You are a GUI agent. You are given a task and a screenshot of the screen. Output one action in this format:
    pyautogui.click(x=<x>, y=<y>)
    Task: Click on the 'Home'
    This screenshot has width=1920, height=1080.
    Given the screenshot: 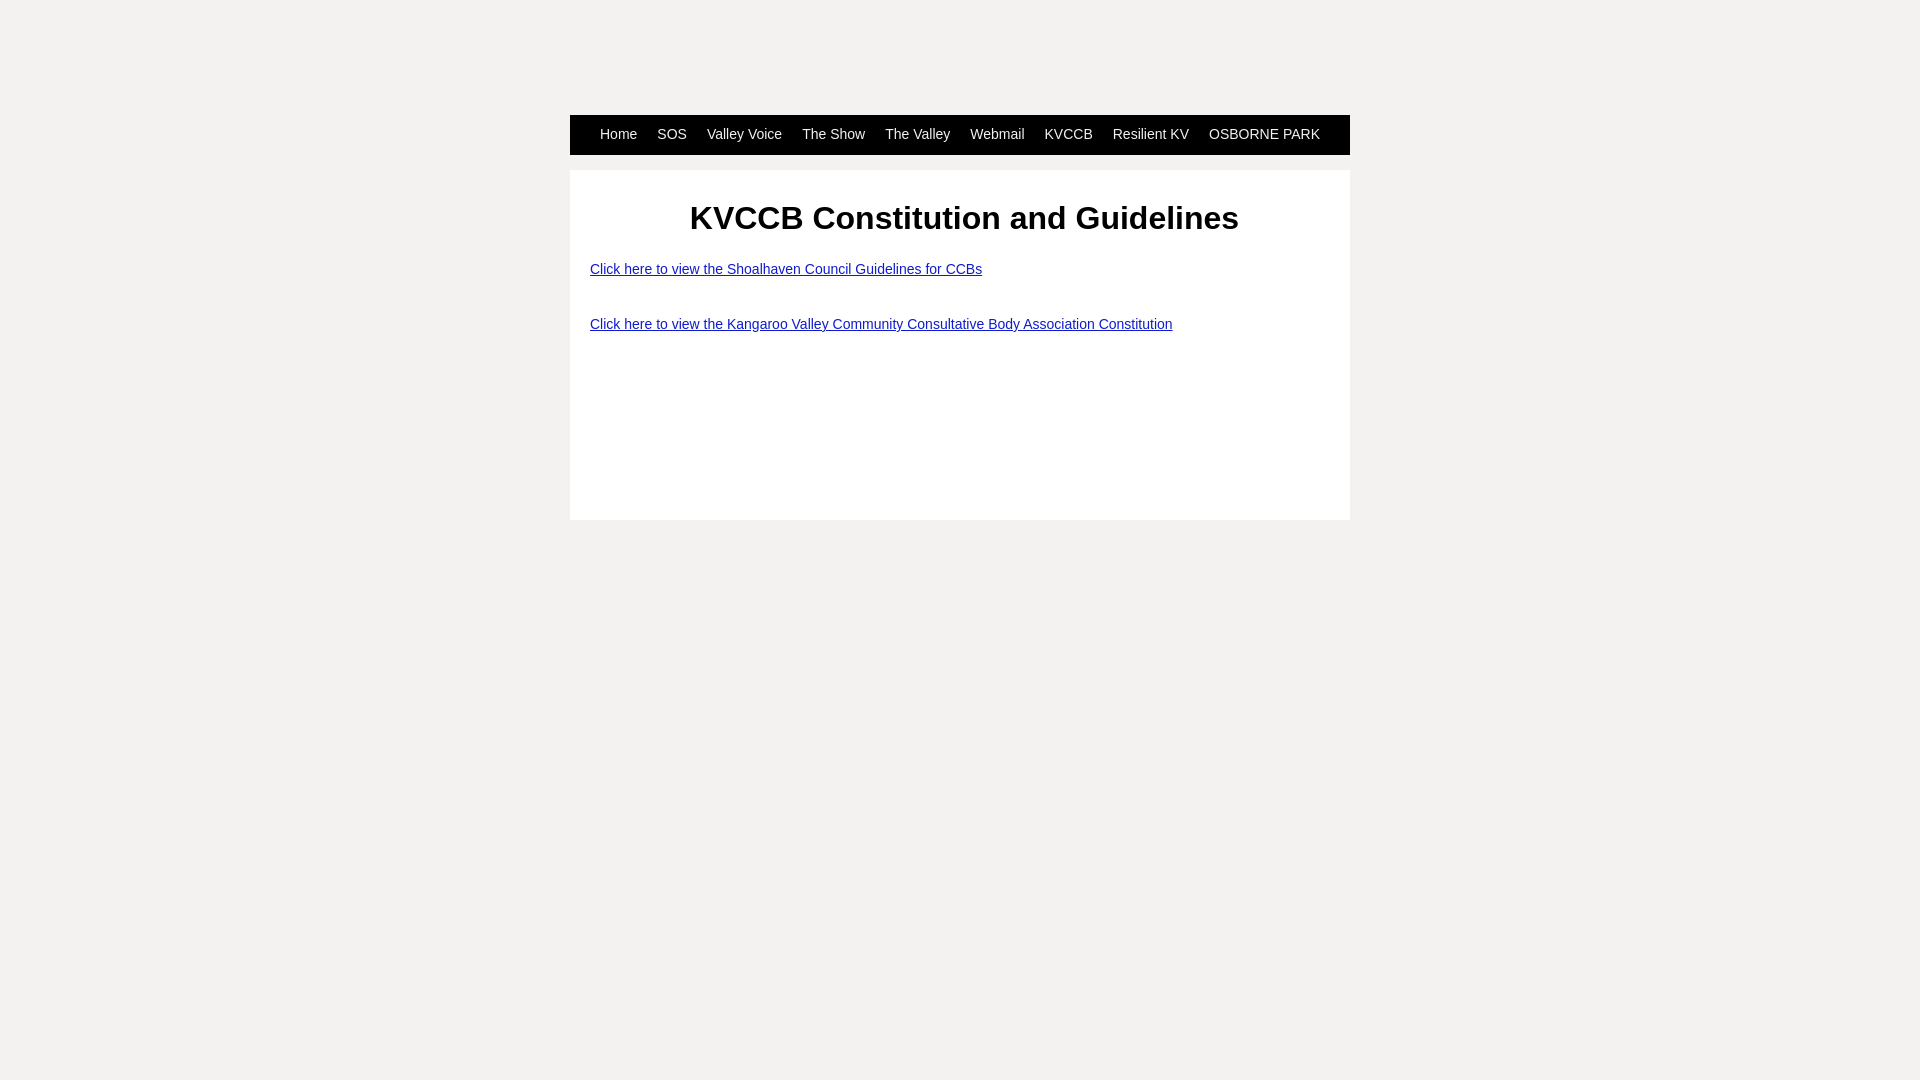 What is the action you would take?
    pyautogui.click(x=617, y=135)
    